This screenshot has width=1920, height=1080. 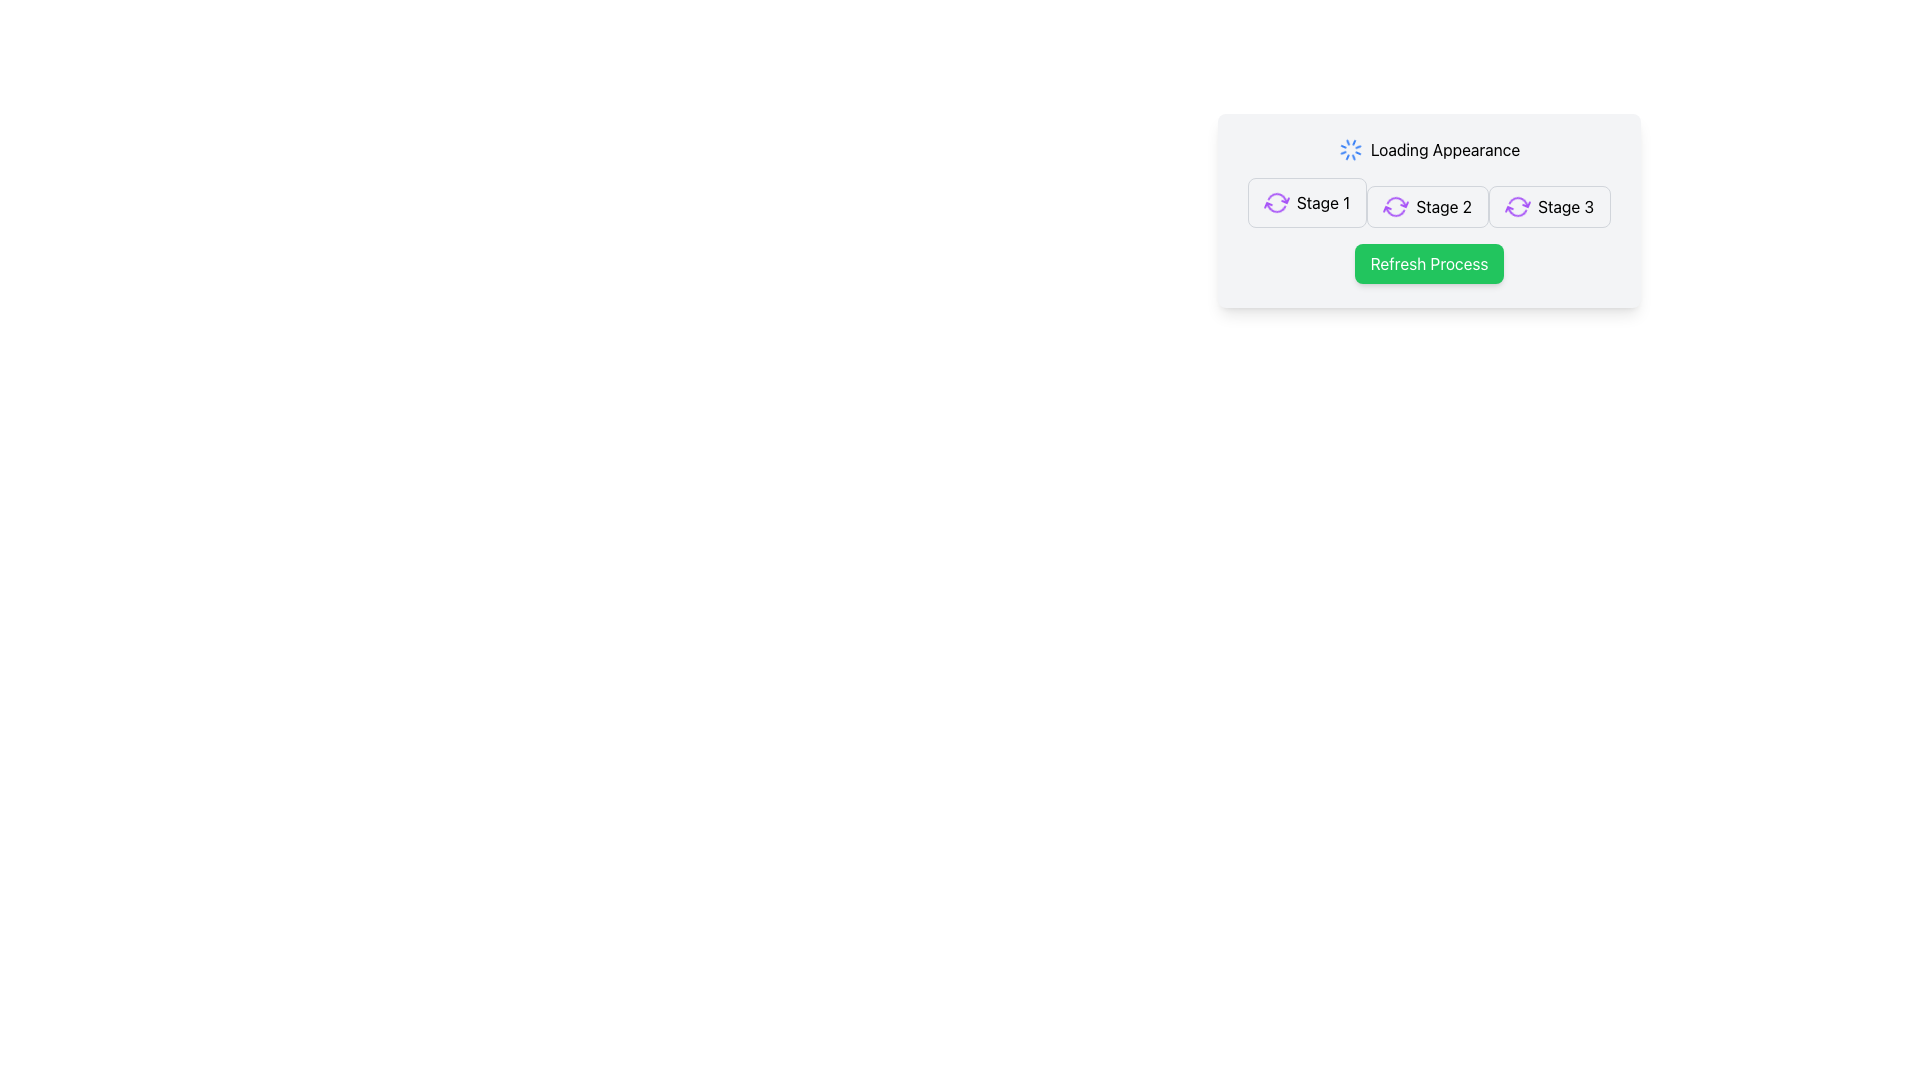 I want to click on the status label indicating an ongoing process, which is centrally located above the stage buttons in the interface panel, so click(x=1445, y=149).